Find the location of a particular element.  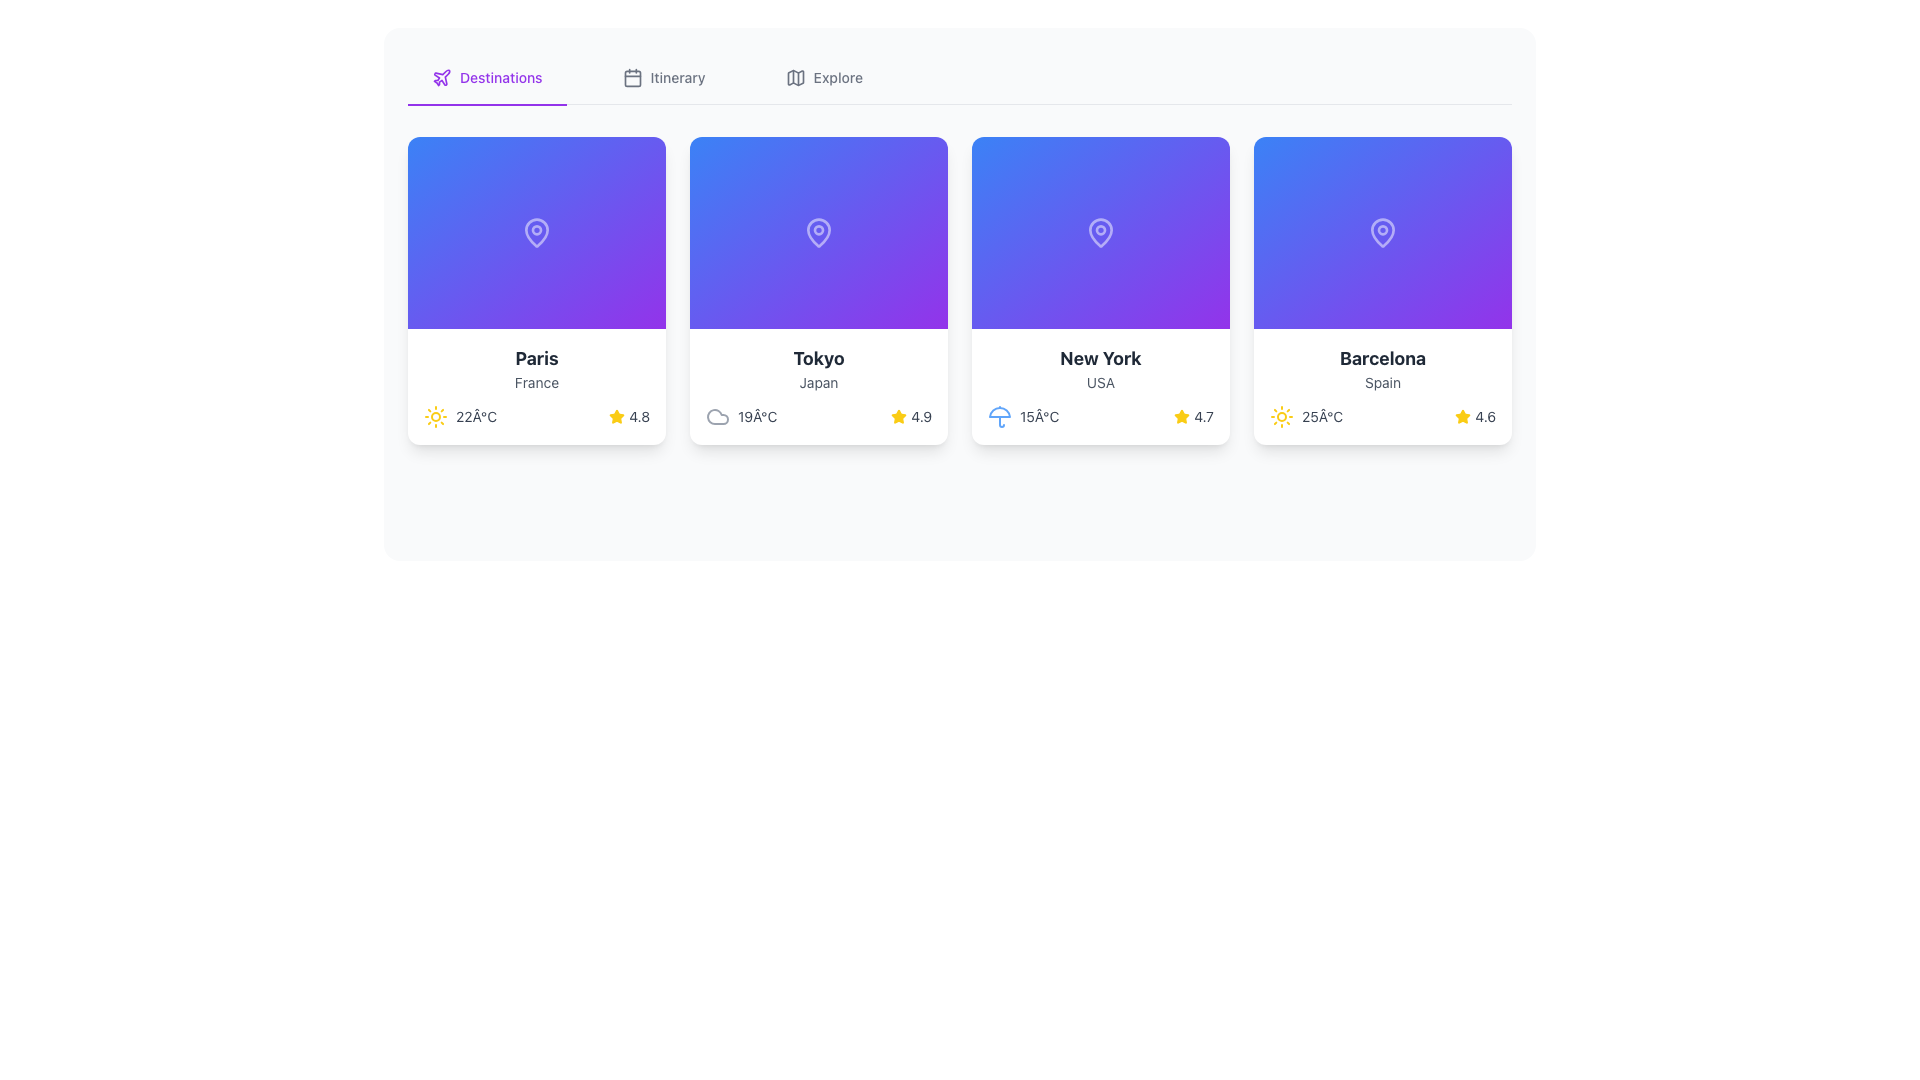

sun-shaped icon representing sunny weather conditions located in the 'Paris, France' card, positioned below the title and next to the temperature text '22°C', for metadata is located at coordinates (435, 415).